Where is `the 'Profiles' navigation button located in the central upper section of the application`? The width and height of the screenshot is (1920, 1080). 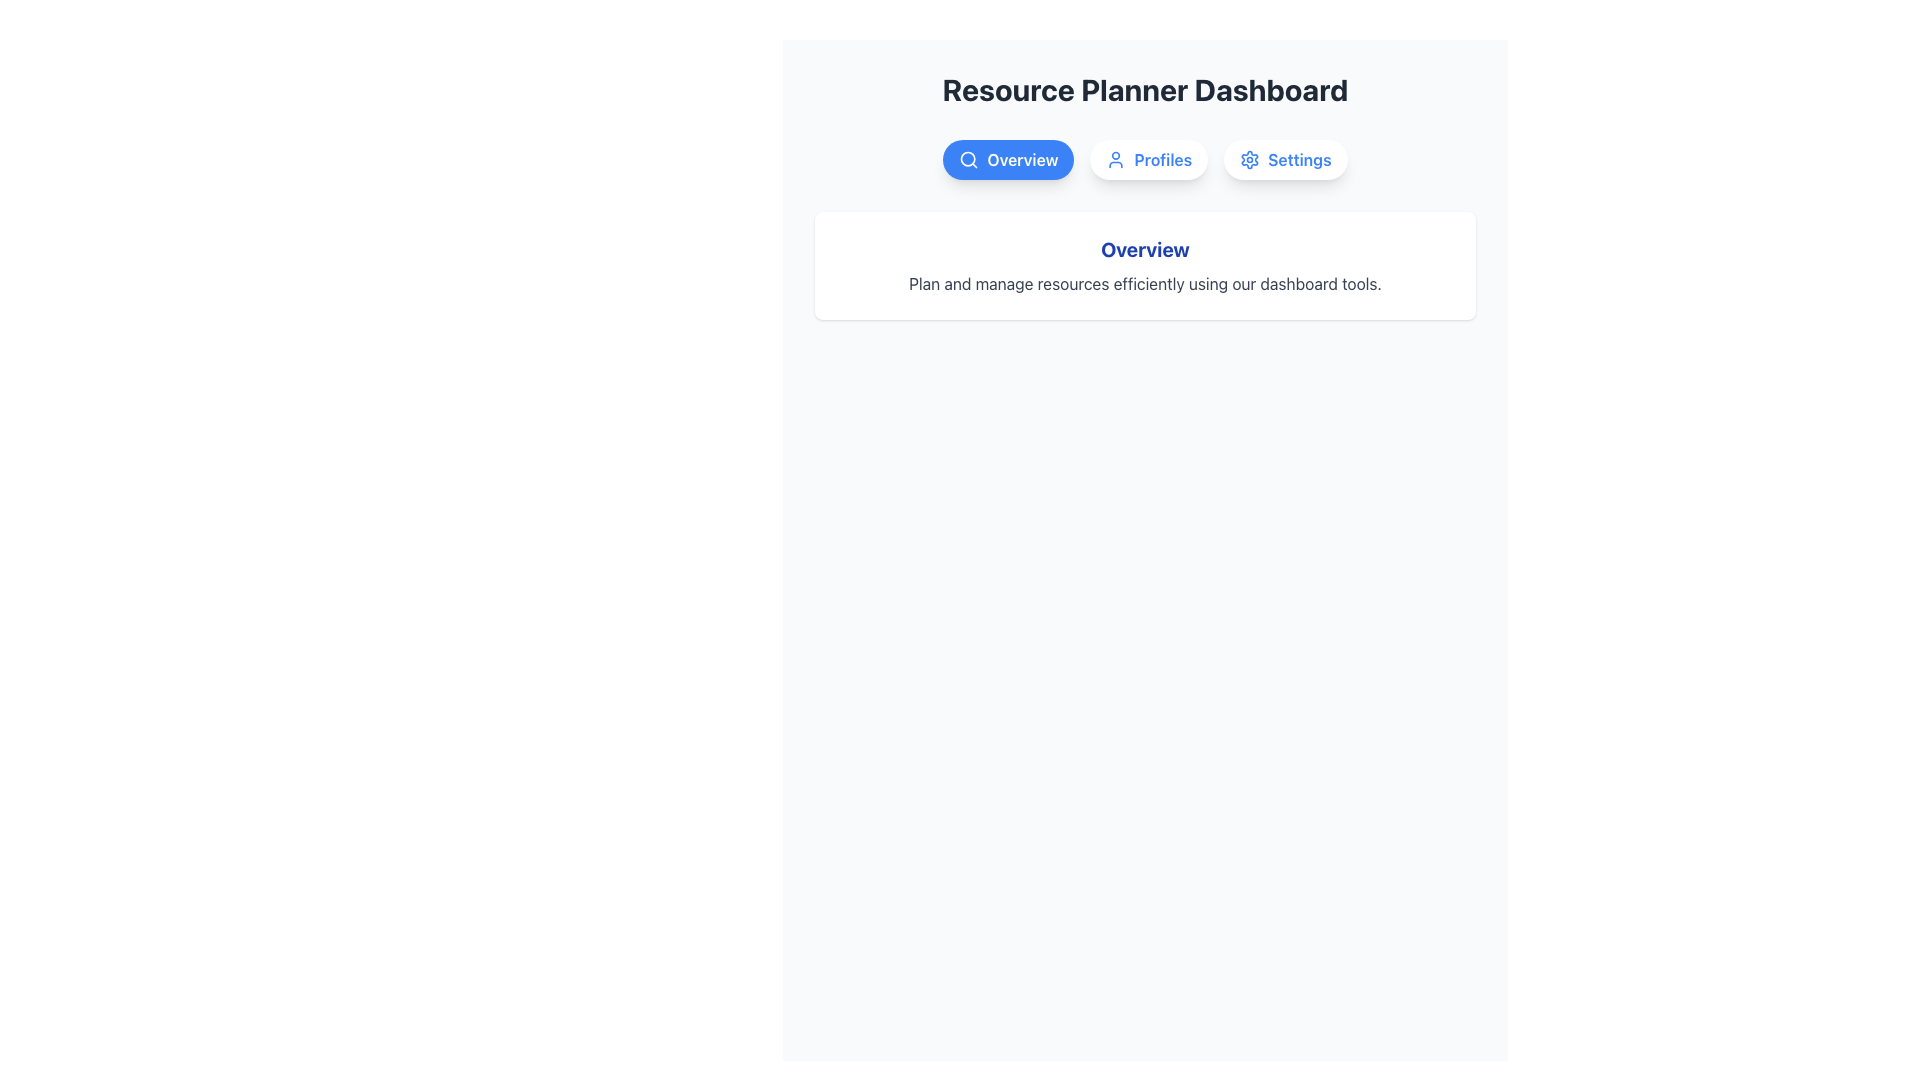 the 'Profiles' navigation button located in the central upper section of the application is located at coordinates (1149, 158).